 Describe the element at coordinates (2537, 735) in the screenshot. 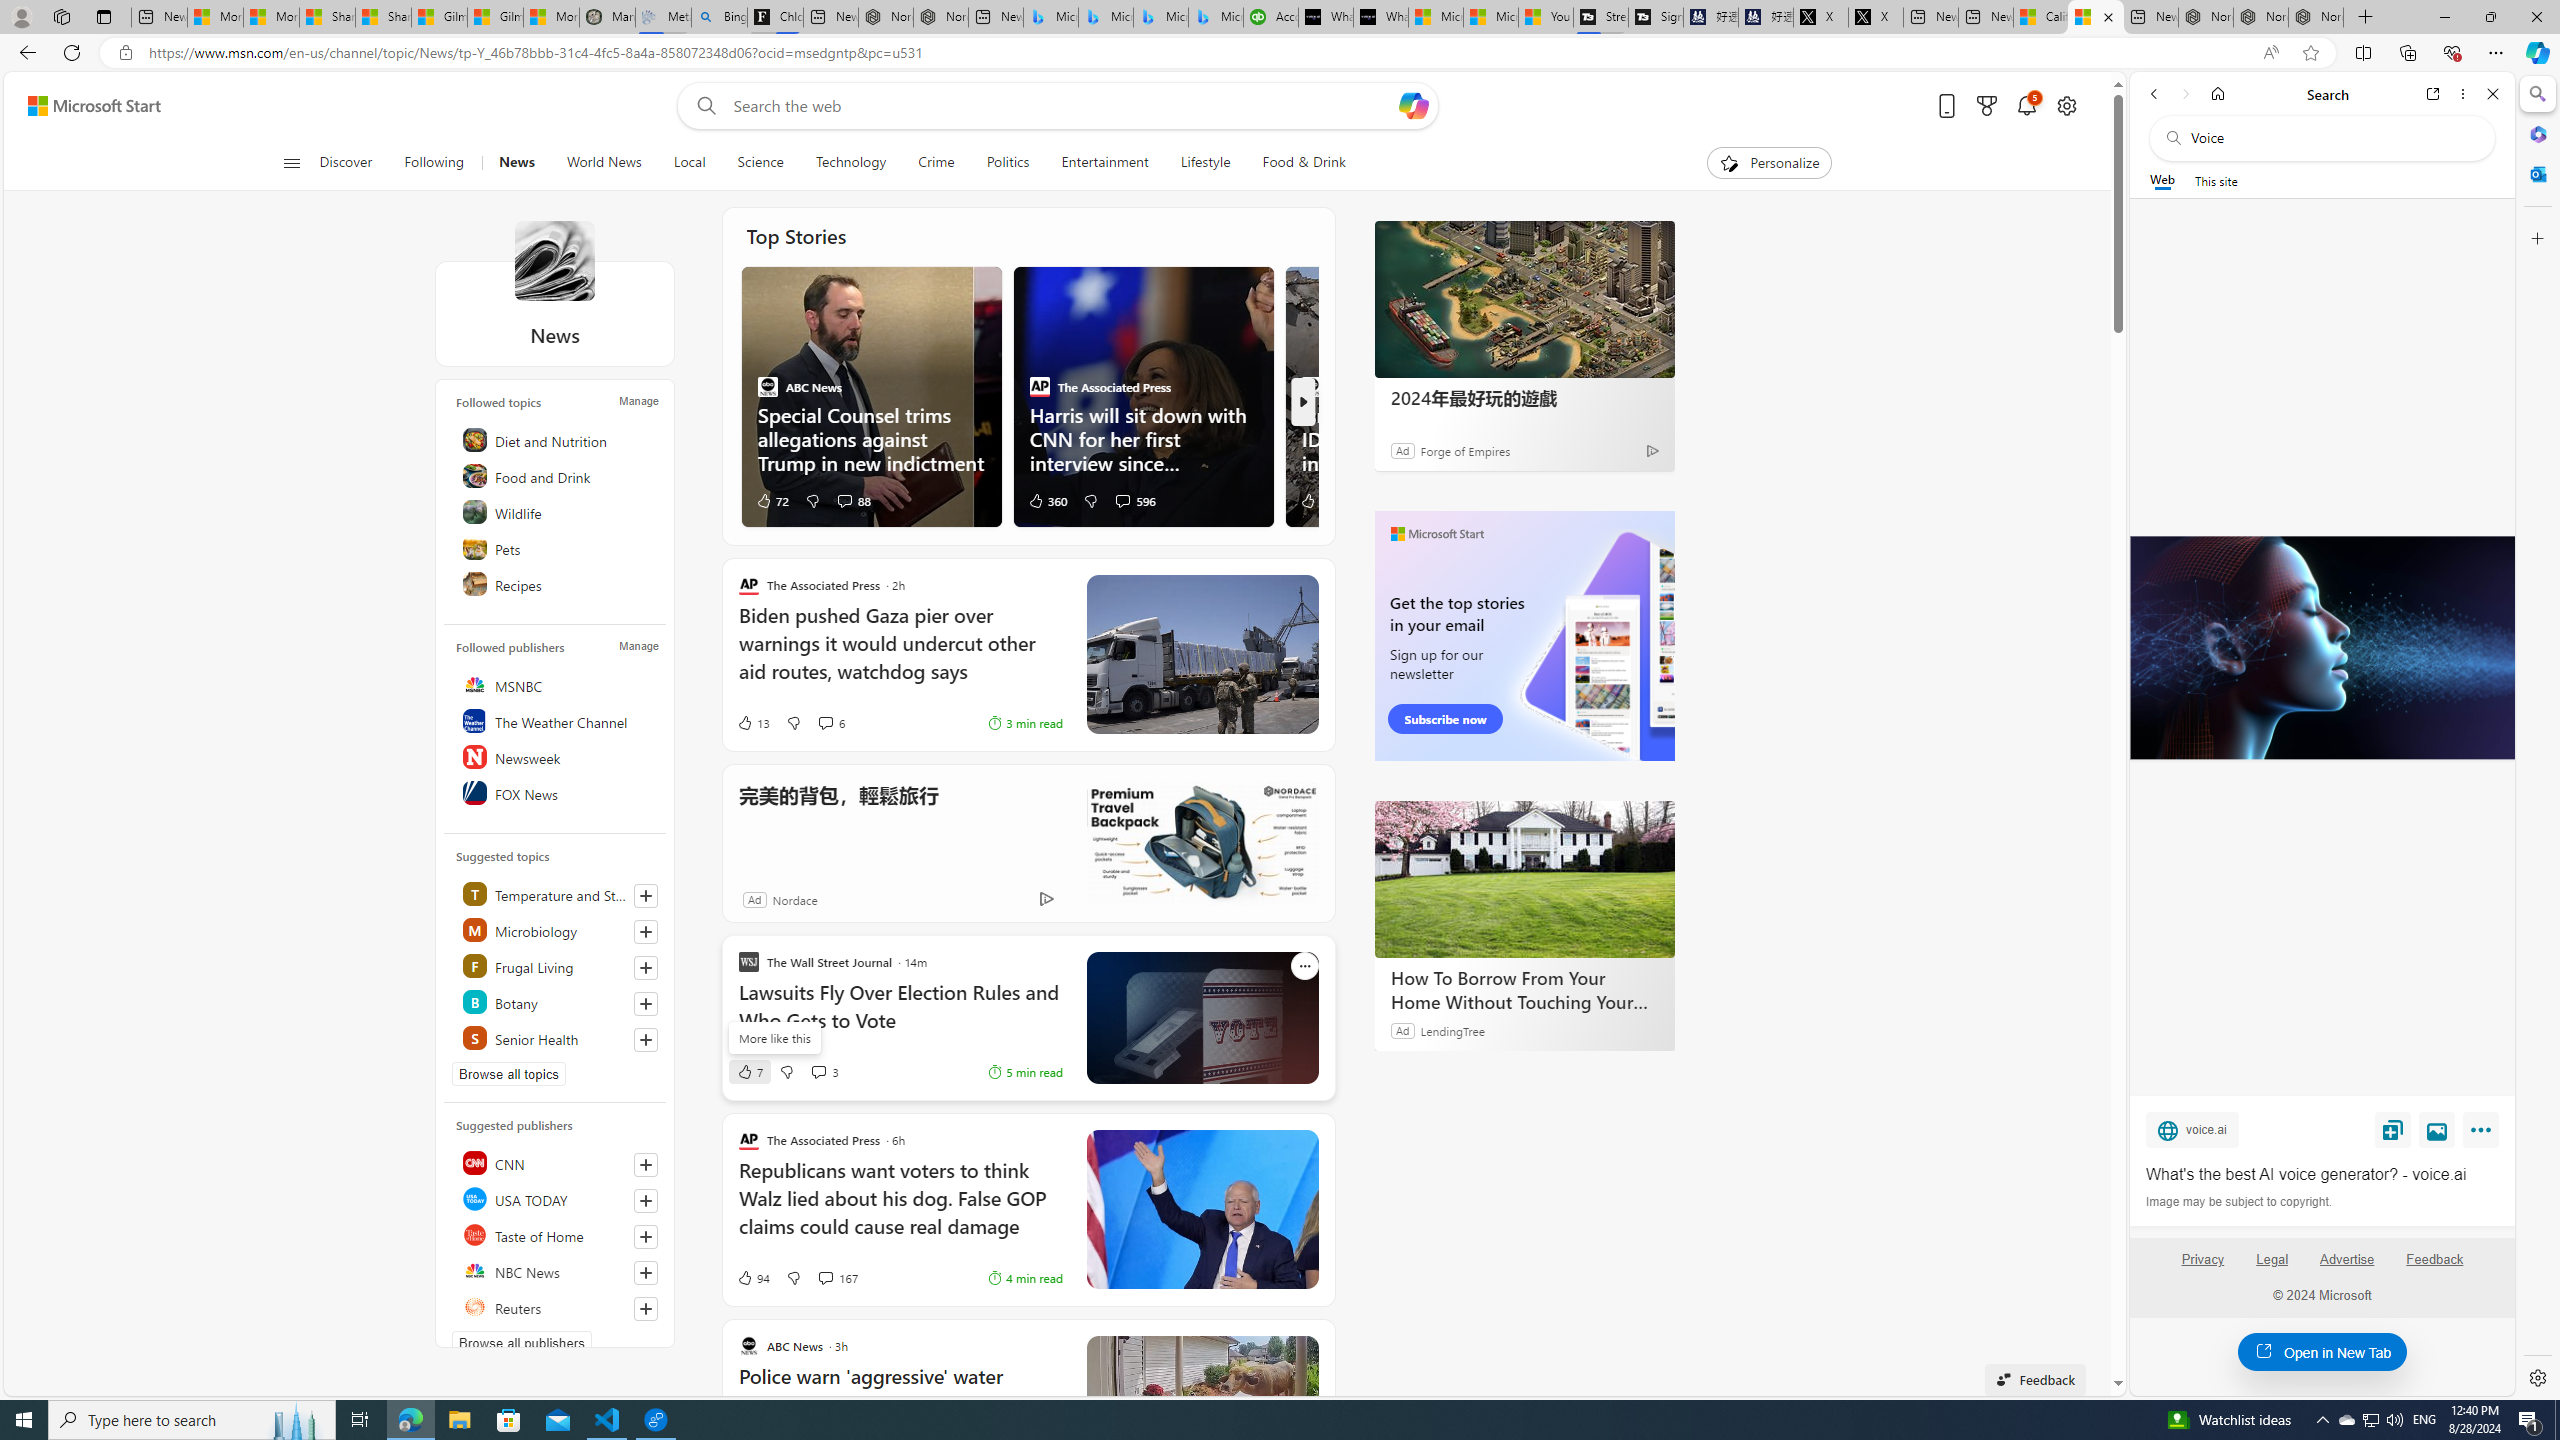

I see `'Side bar'` at that location.